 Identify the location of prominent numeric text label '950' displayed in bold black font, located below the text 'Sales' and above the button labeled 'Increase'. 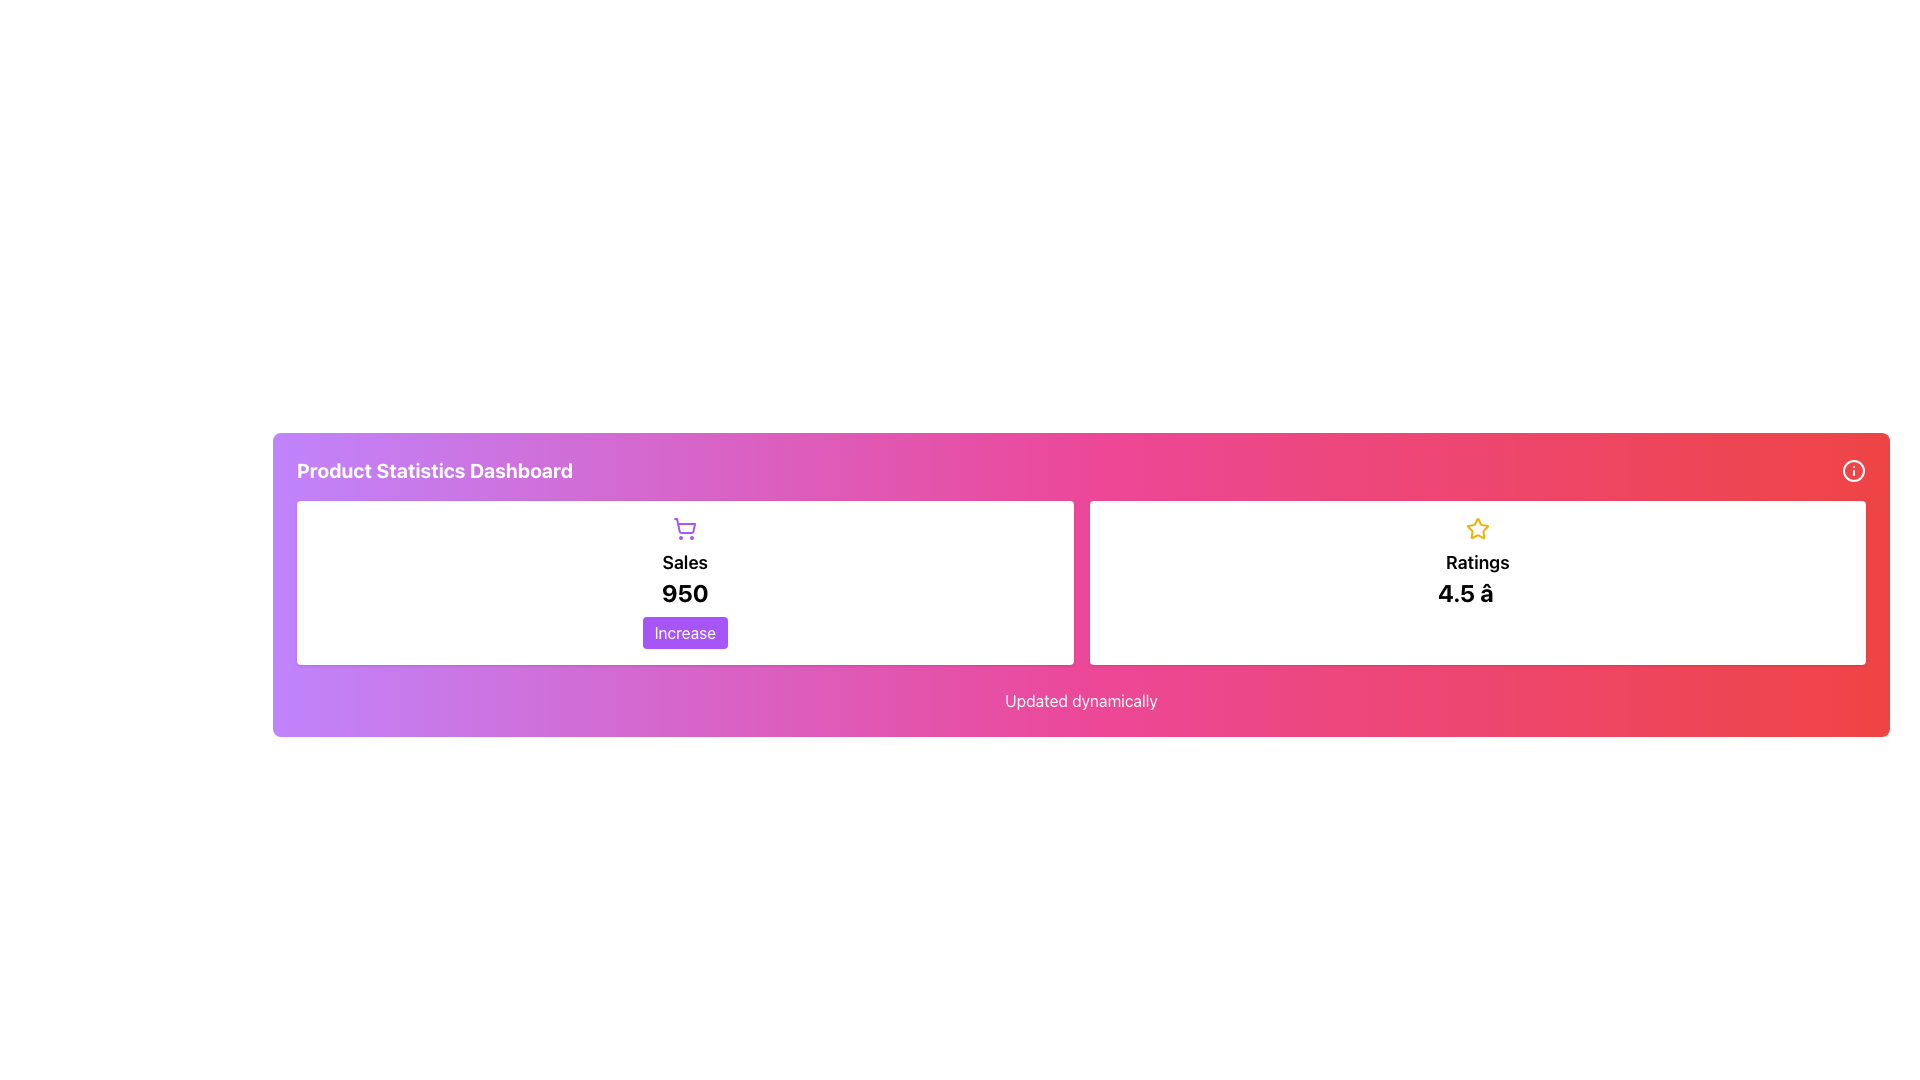
(685, 592).